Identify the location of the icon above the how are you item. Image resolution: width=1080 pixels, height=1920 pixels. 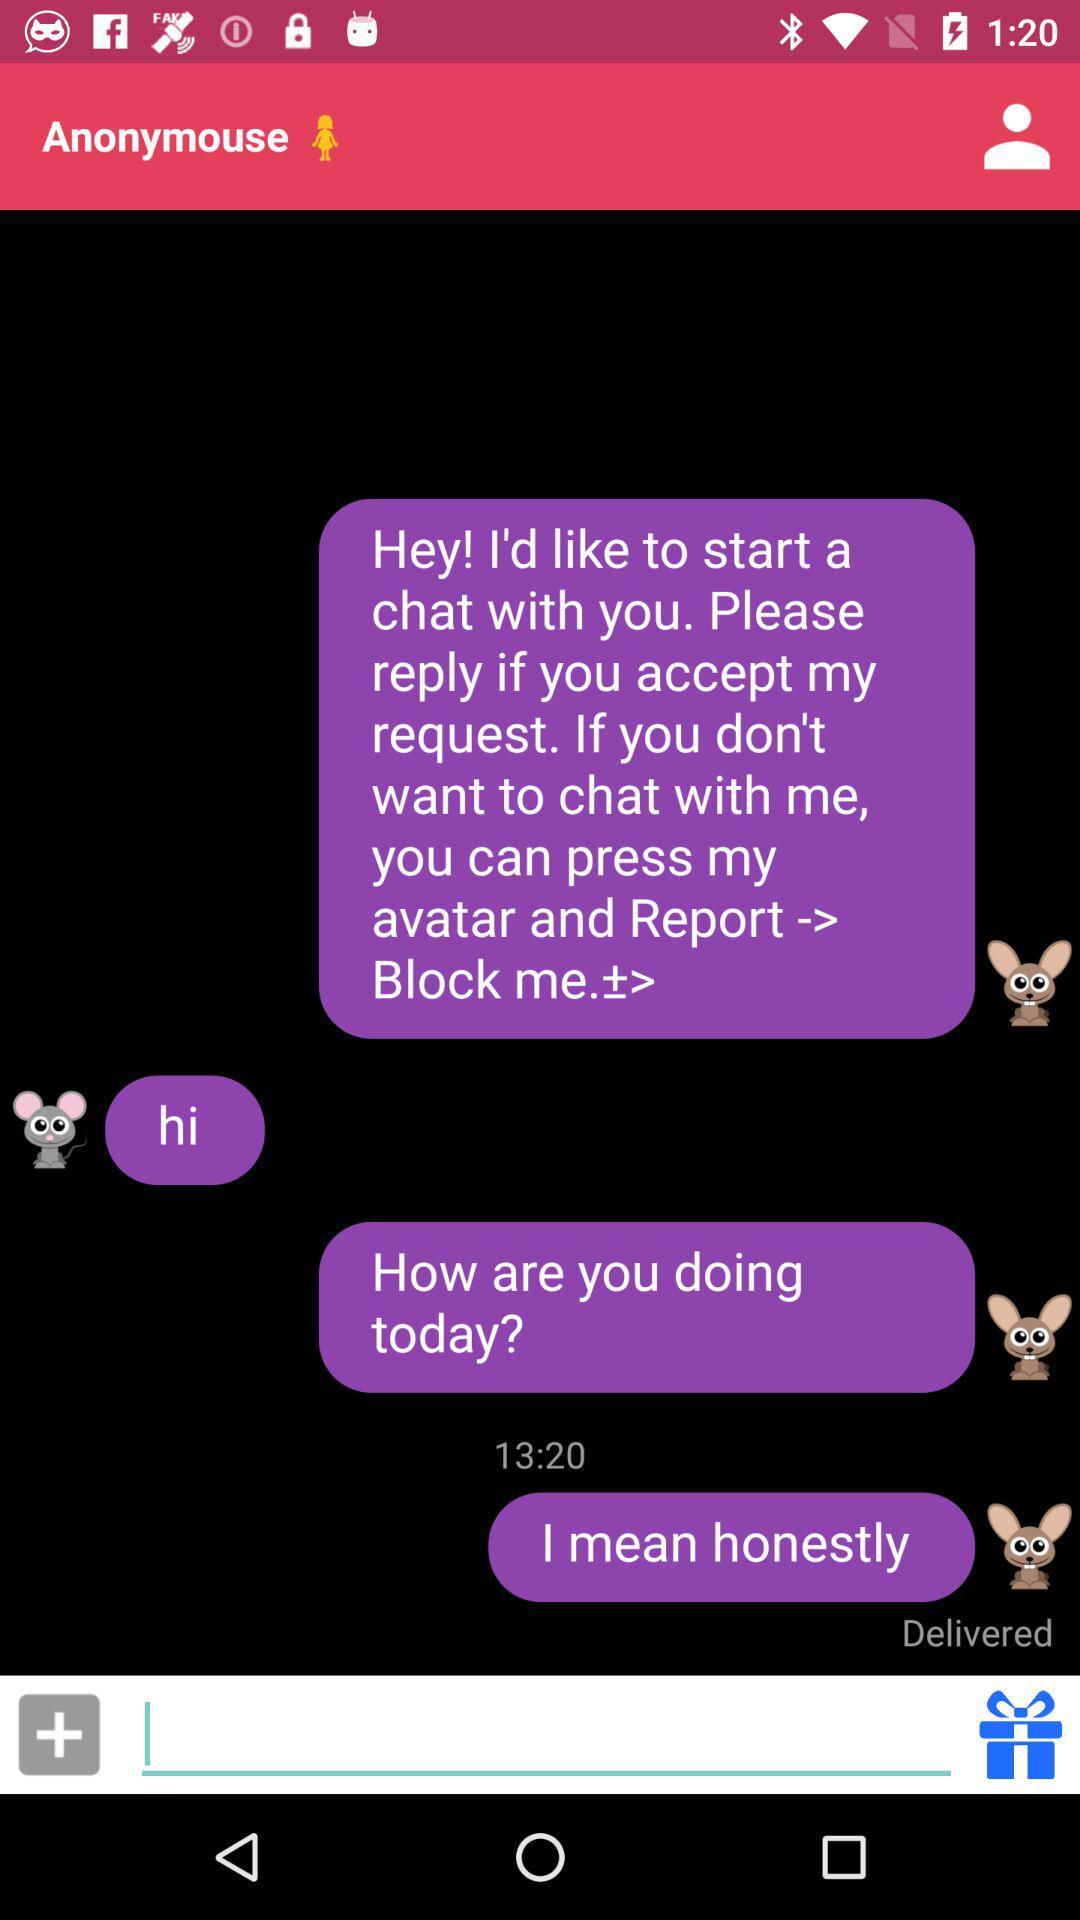
(646, 767).